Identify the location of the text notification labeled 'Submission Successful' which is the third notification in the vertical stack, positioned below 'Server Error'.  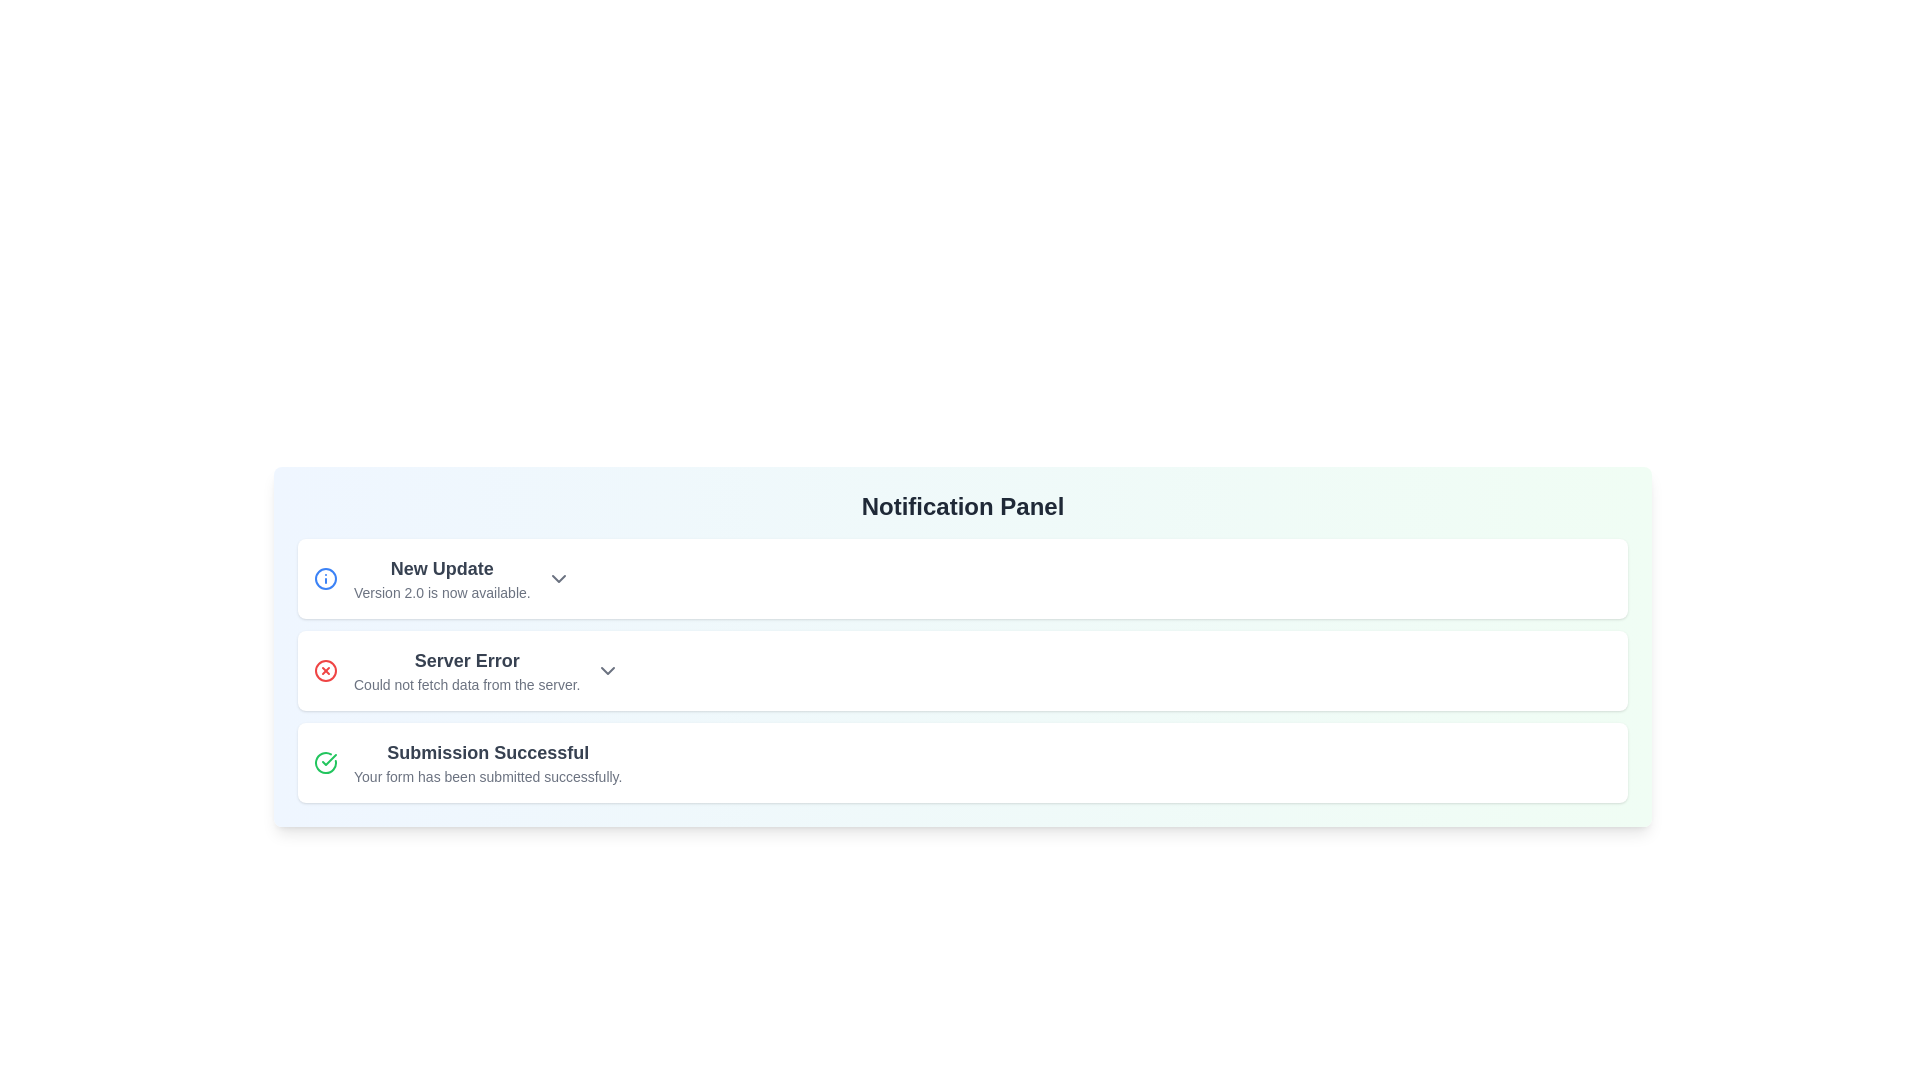
(488, 763).